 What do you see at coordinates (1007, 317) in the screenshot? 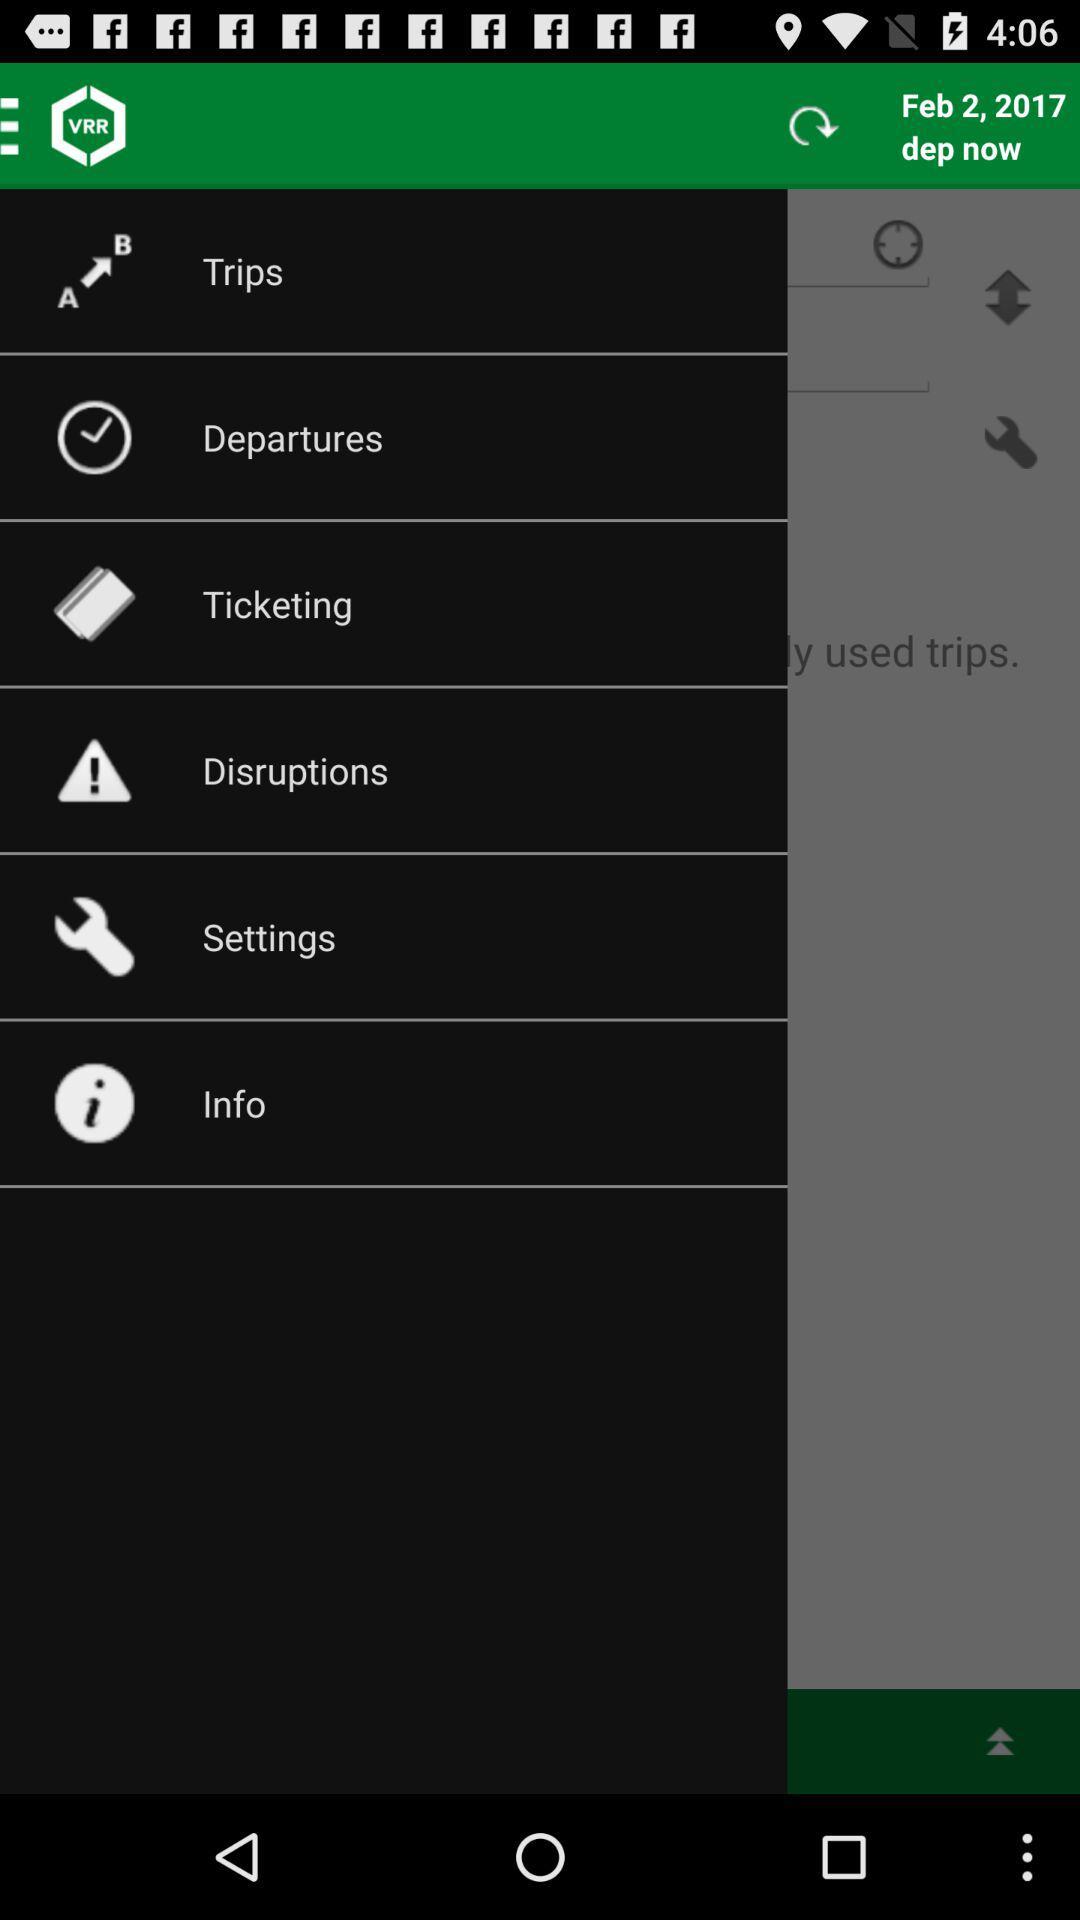
I see `the arrow_upward icon` at bounding box center [1007, 317].